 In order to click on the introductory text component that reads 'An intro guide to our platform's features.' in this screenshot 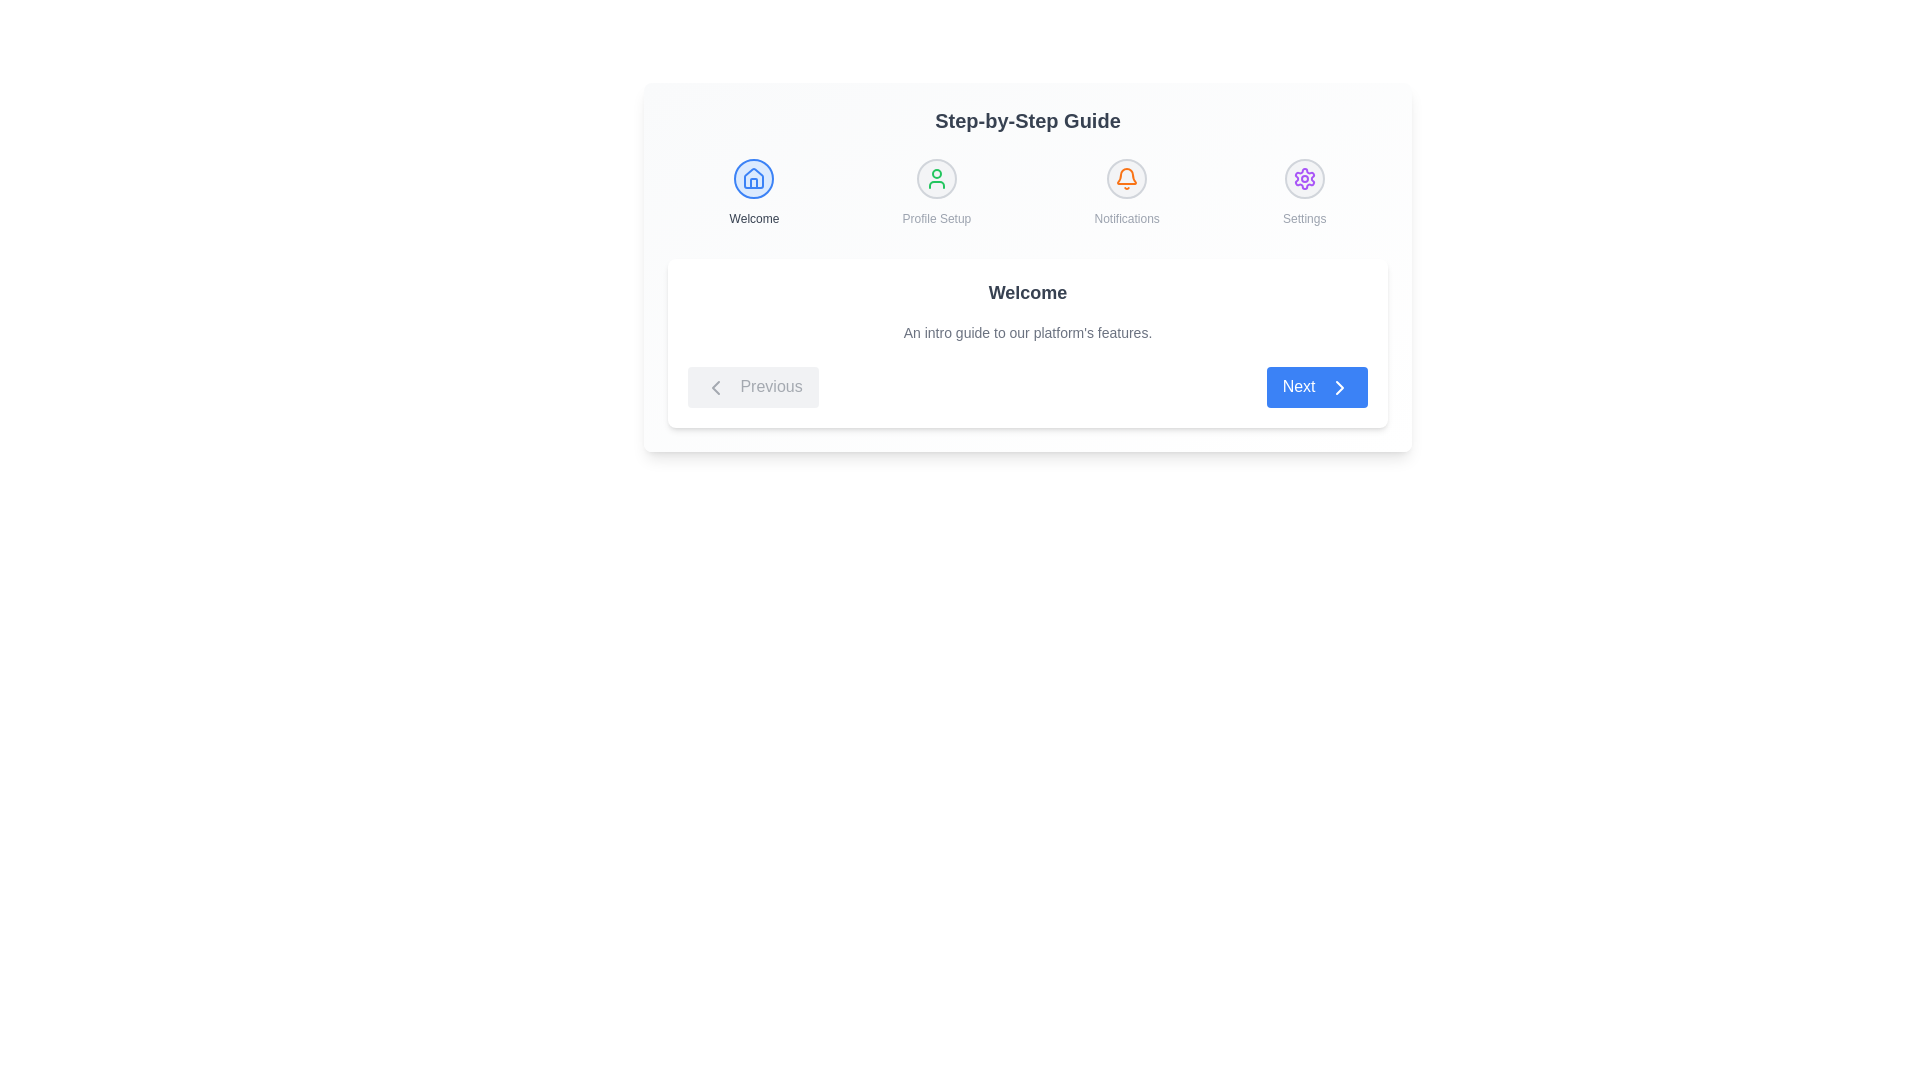, I will do `click(1027, 331)`.